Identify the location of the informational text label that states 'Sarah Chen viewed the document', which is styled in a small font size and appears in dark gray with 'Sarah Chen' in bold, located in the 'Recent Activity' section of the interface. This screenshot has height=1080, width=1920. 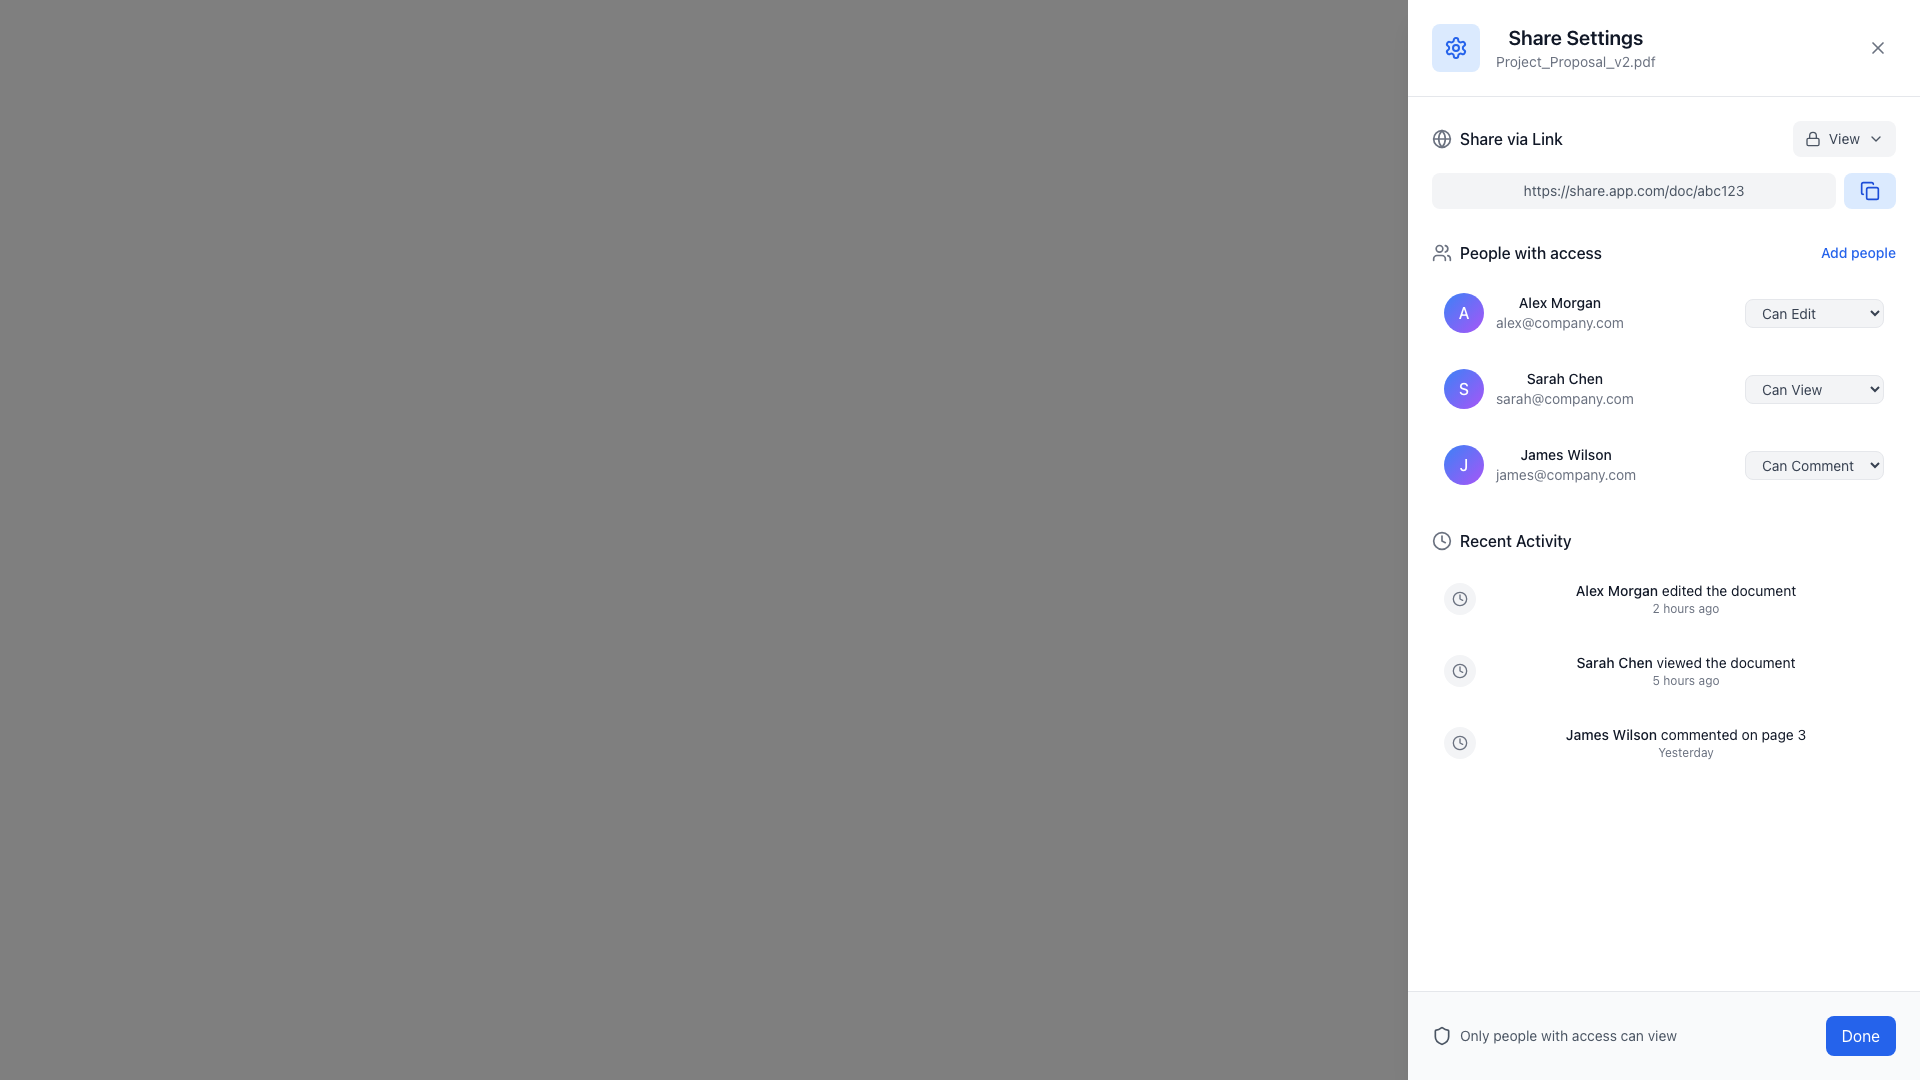
(1684, 663).